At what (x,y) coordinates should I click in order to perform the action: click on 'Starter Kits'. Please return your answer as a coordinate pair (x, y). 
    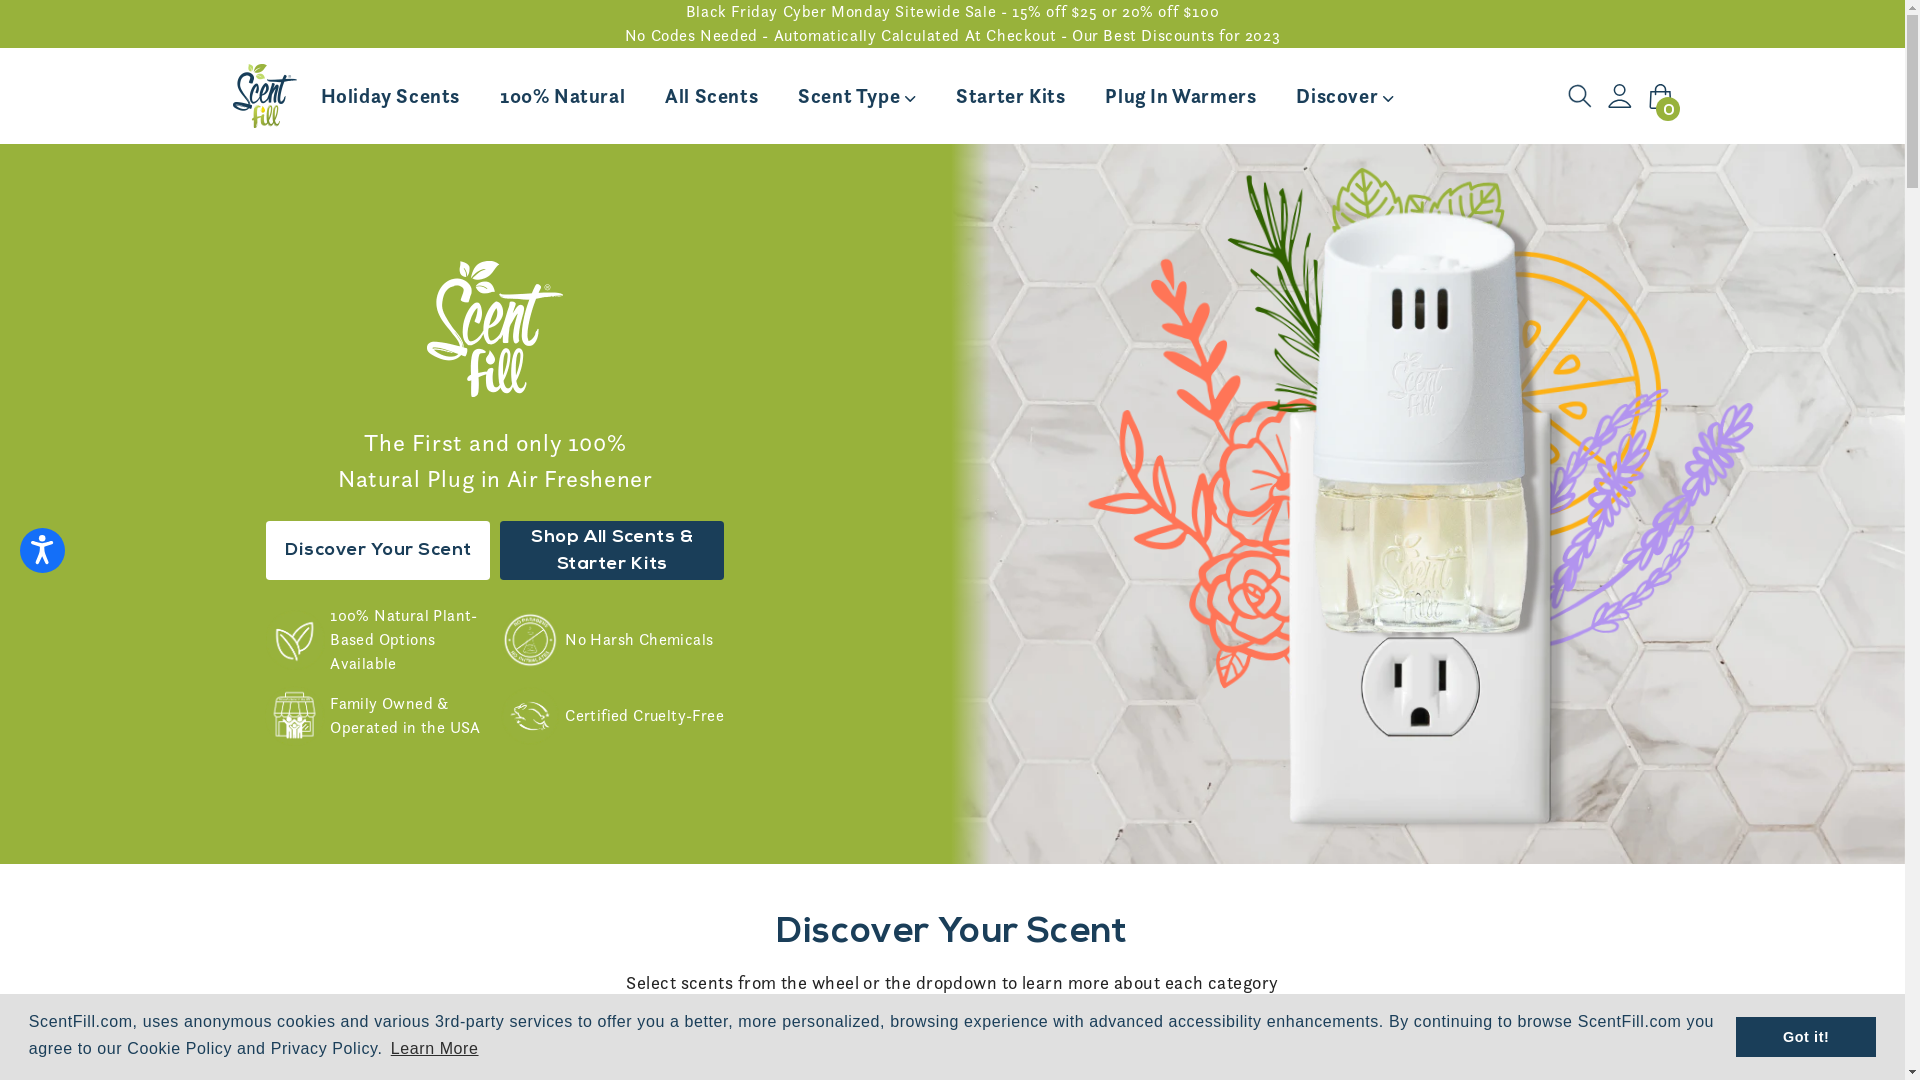
    Looking at the image, I should click on (1010, 96).